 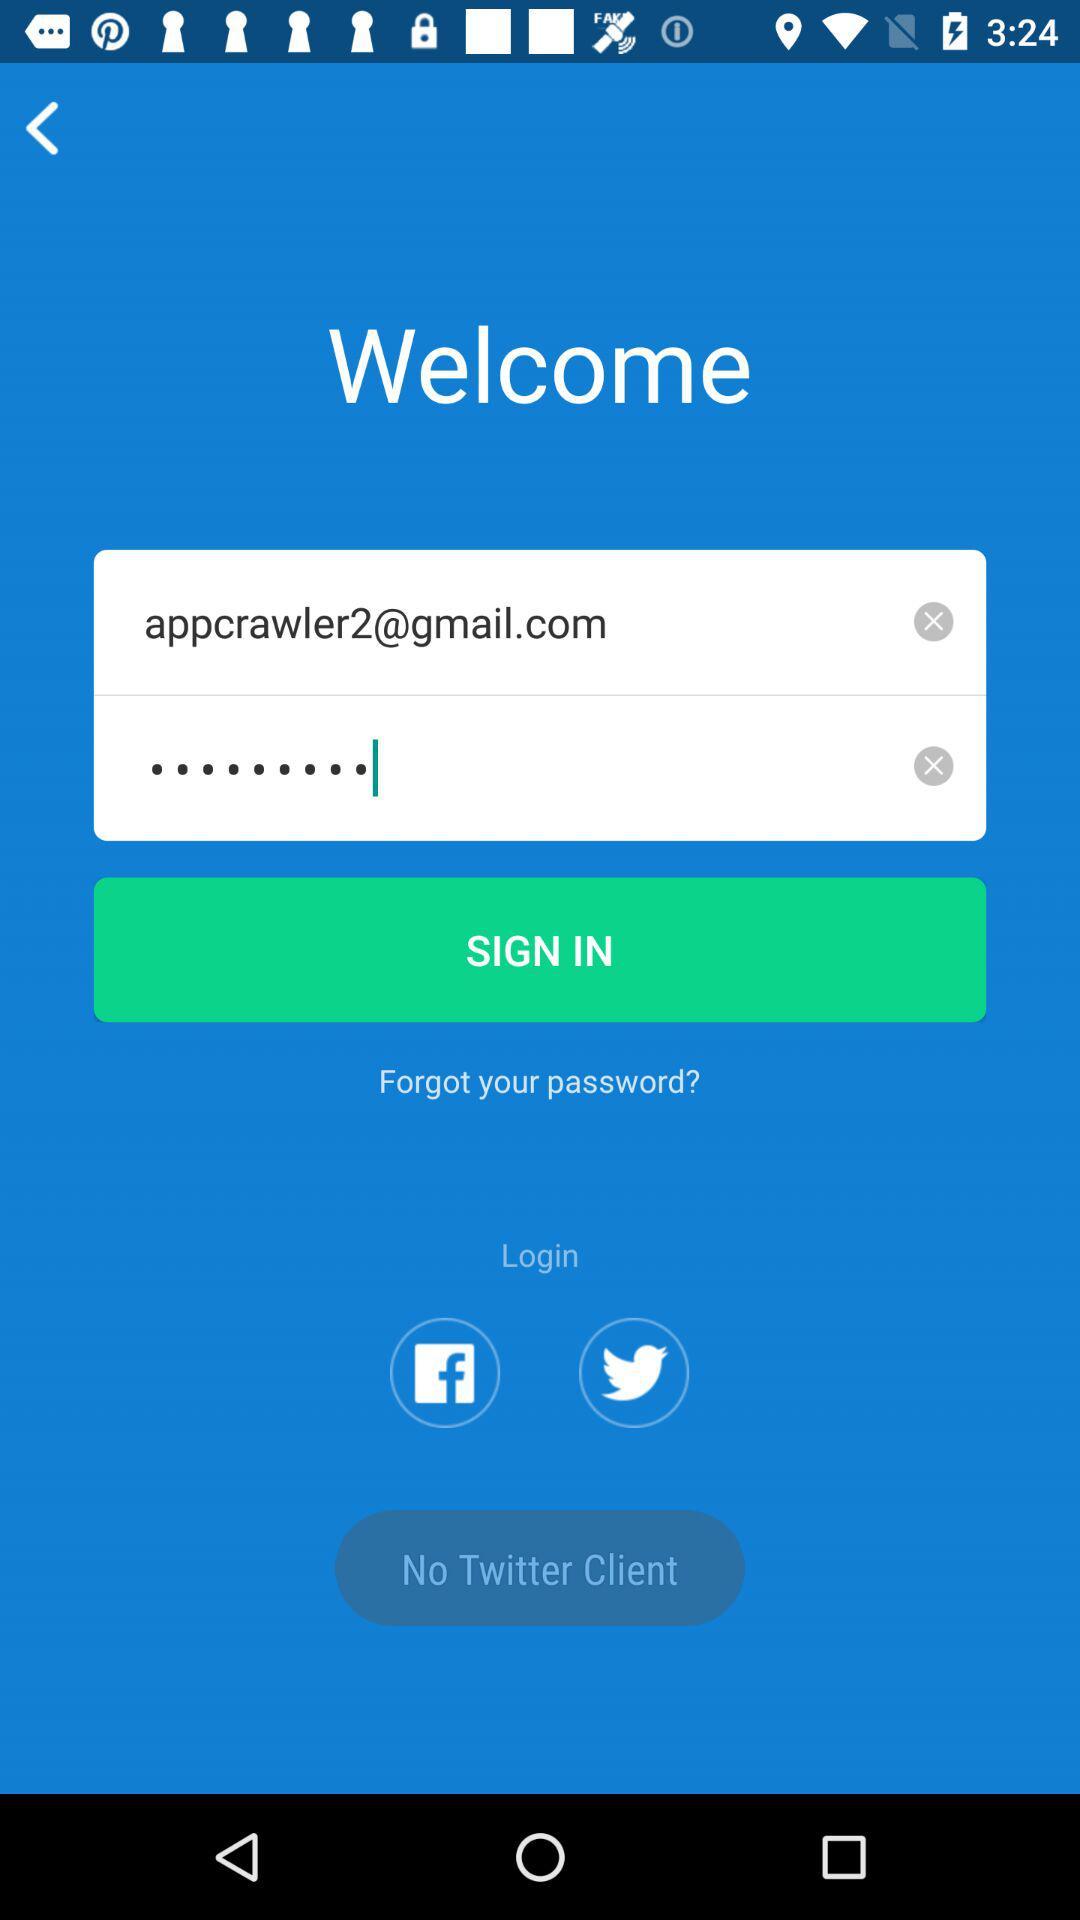 I want to click on click the close button to remove the password, so click(x=933, y=765).